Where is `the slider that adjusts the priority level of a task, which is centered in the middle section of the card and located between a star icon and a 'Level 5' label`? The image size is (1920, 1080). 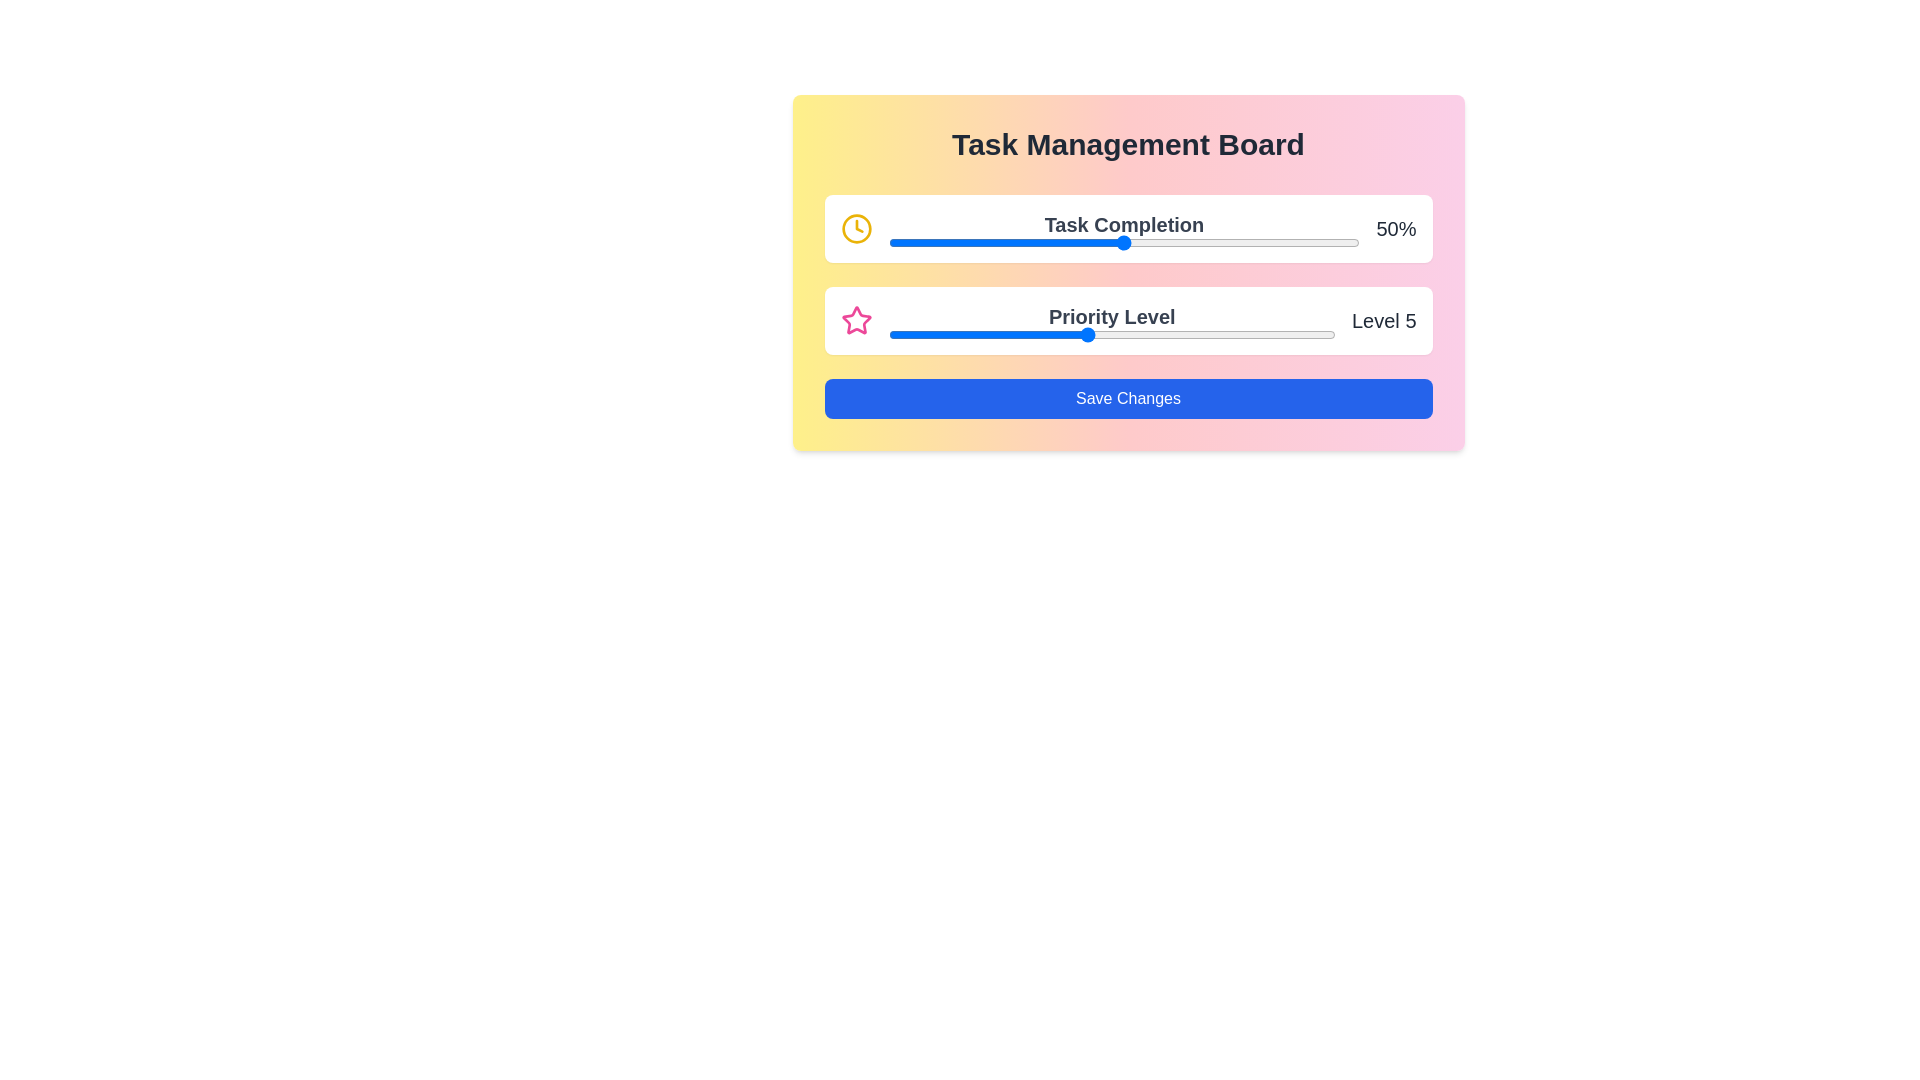
the slider that adjusts the priority level of a task, which is centered in the middle section of the card and located between a star icon and a 'Level 5' label is located at coordinates (1111, 319).